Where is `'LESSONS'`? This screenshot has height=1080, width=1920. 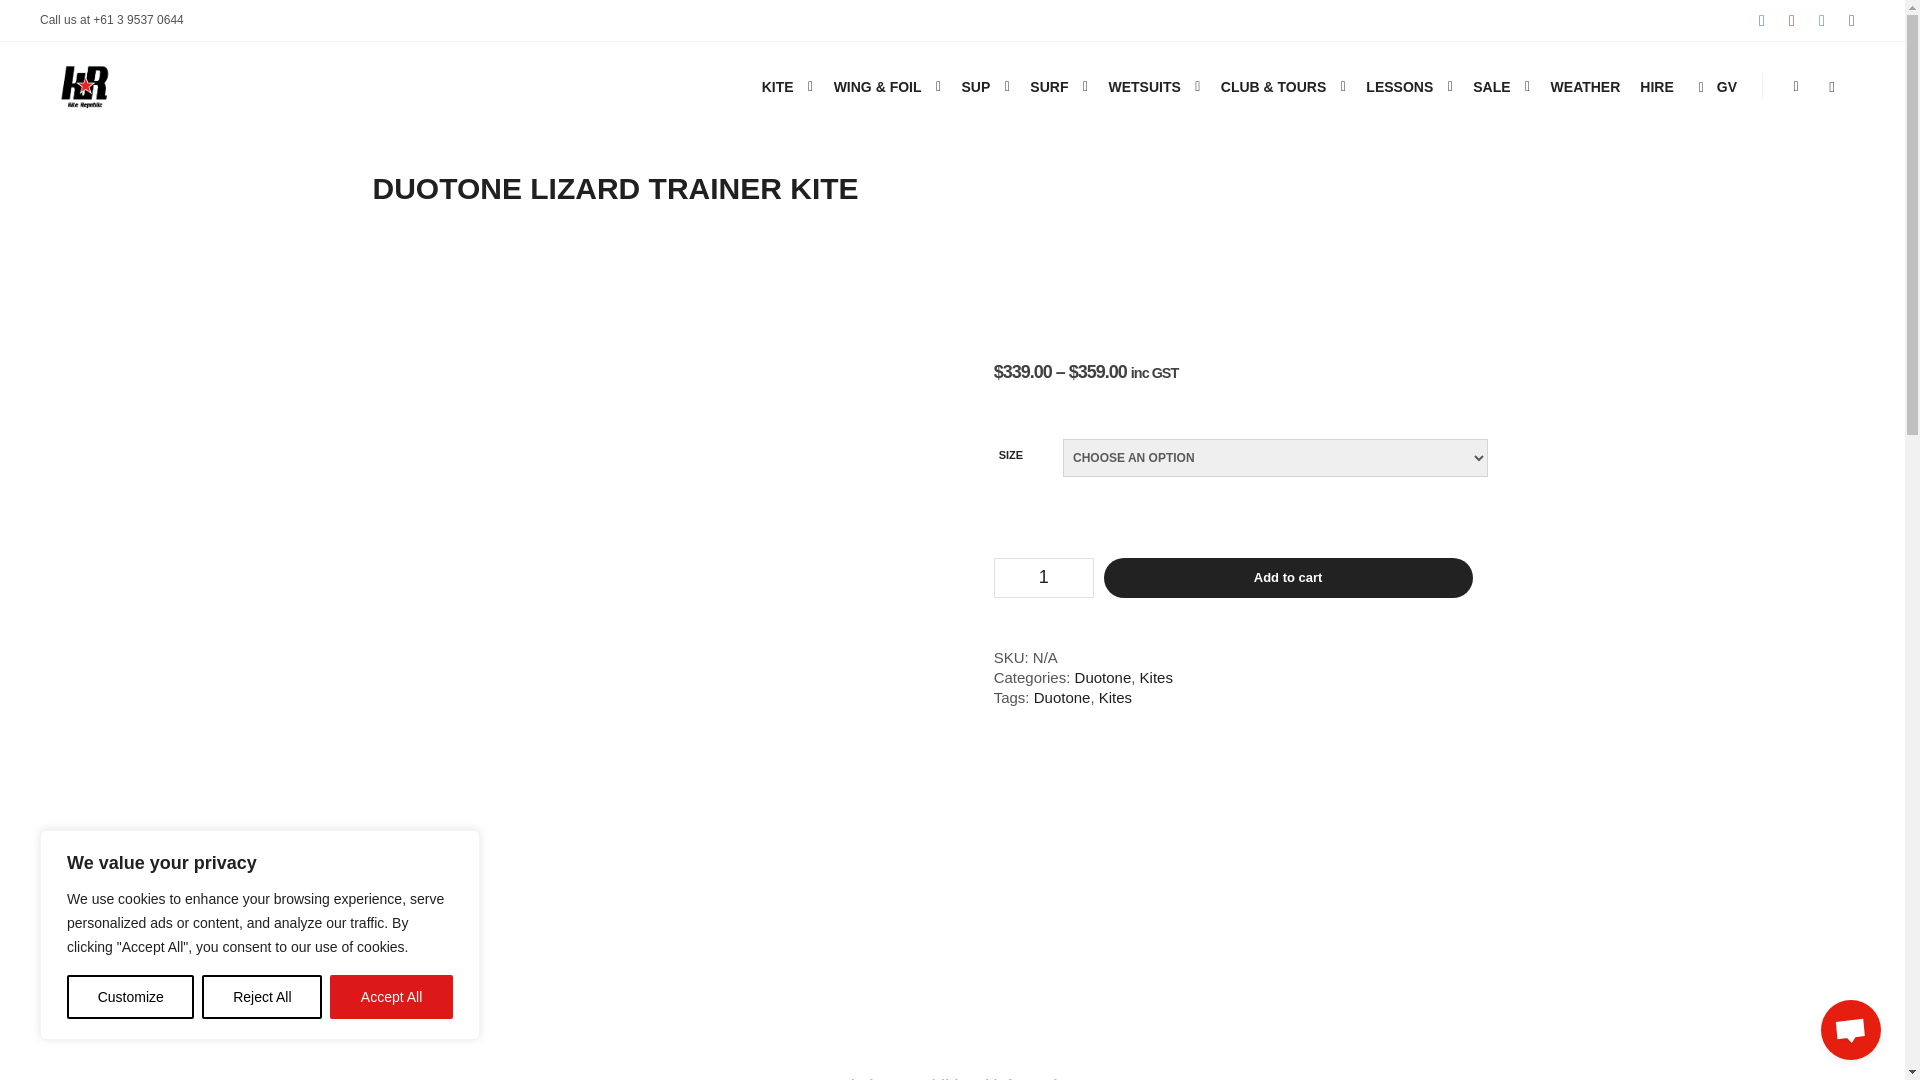 'LESSONS' is located at coordinates (1395, 86).